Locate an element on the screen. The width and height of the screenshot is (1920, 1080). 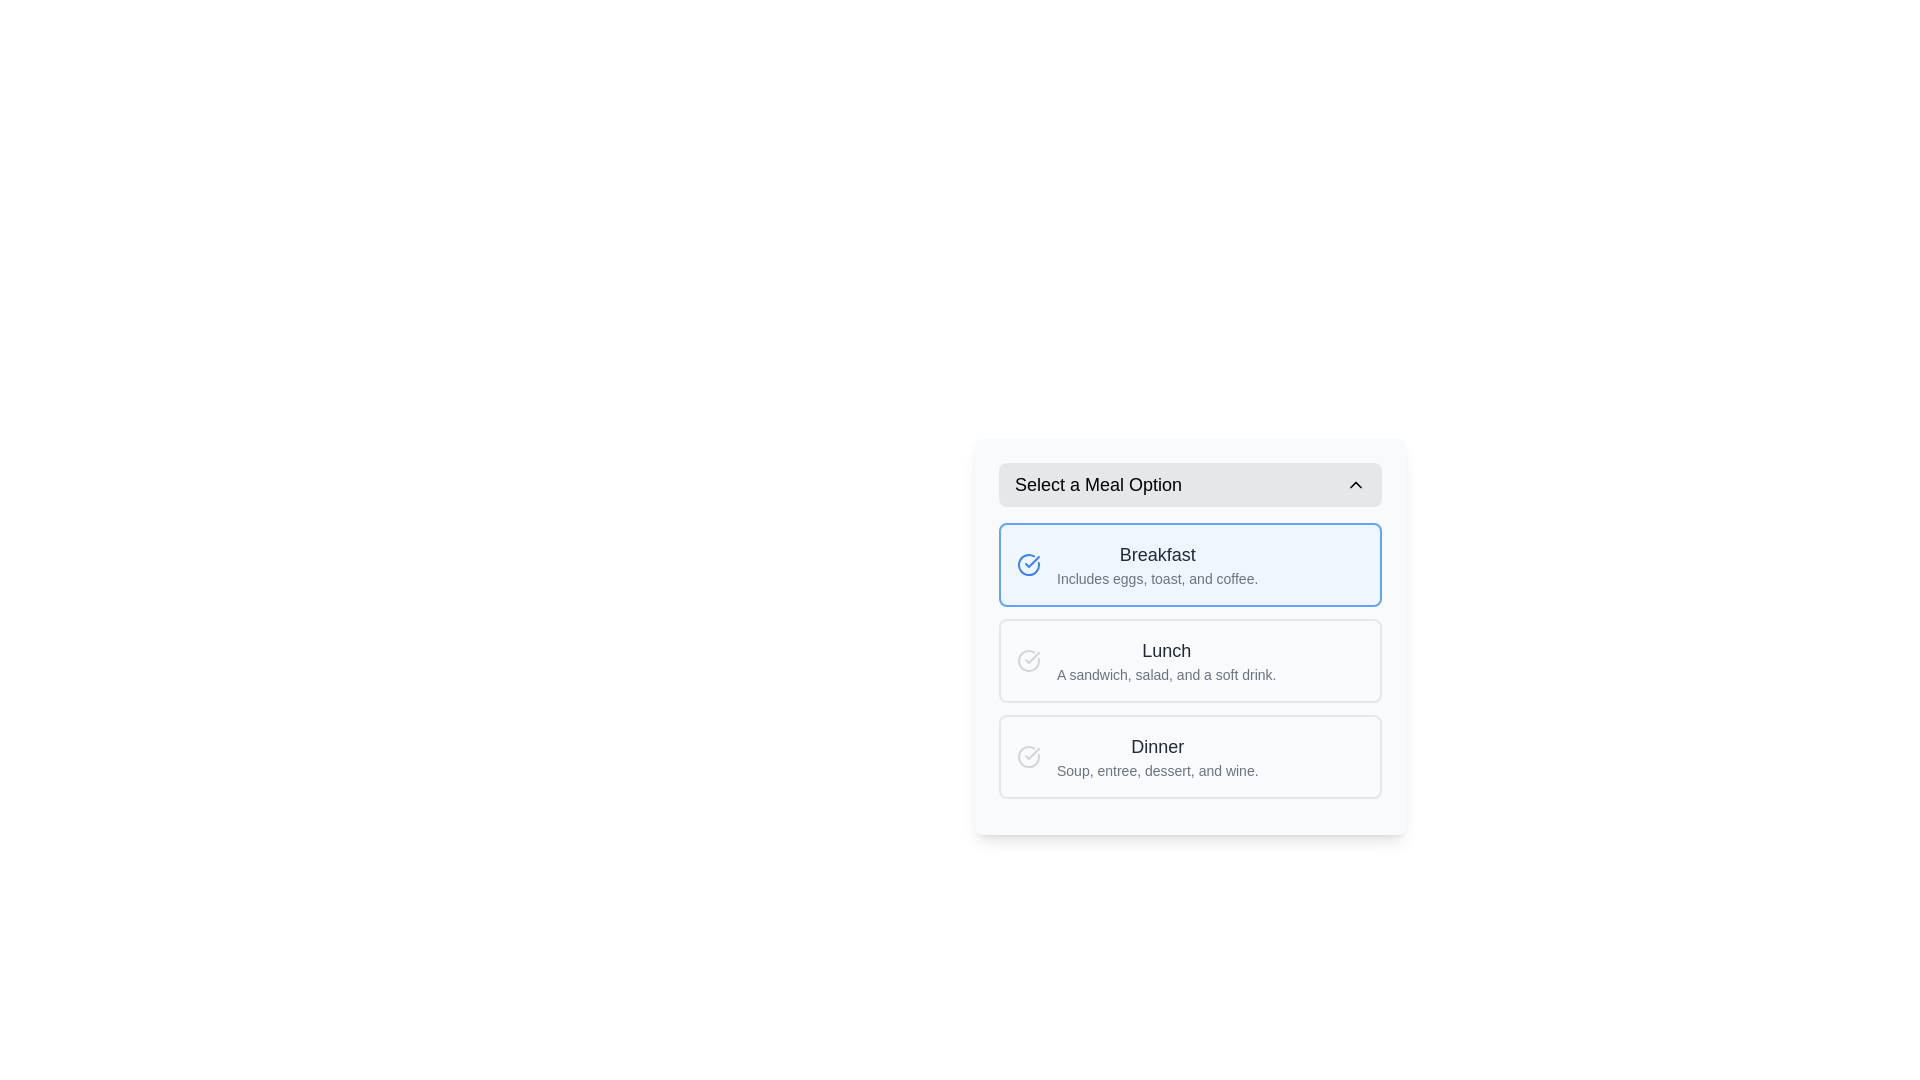
the Text Label providing details for the 'Dinner' option, which is positioned directly below the 'Dinner' label in the meal selection section is located at coordinates (1157, 770).